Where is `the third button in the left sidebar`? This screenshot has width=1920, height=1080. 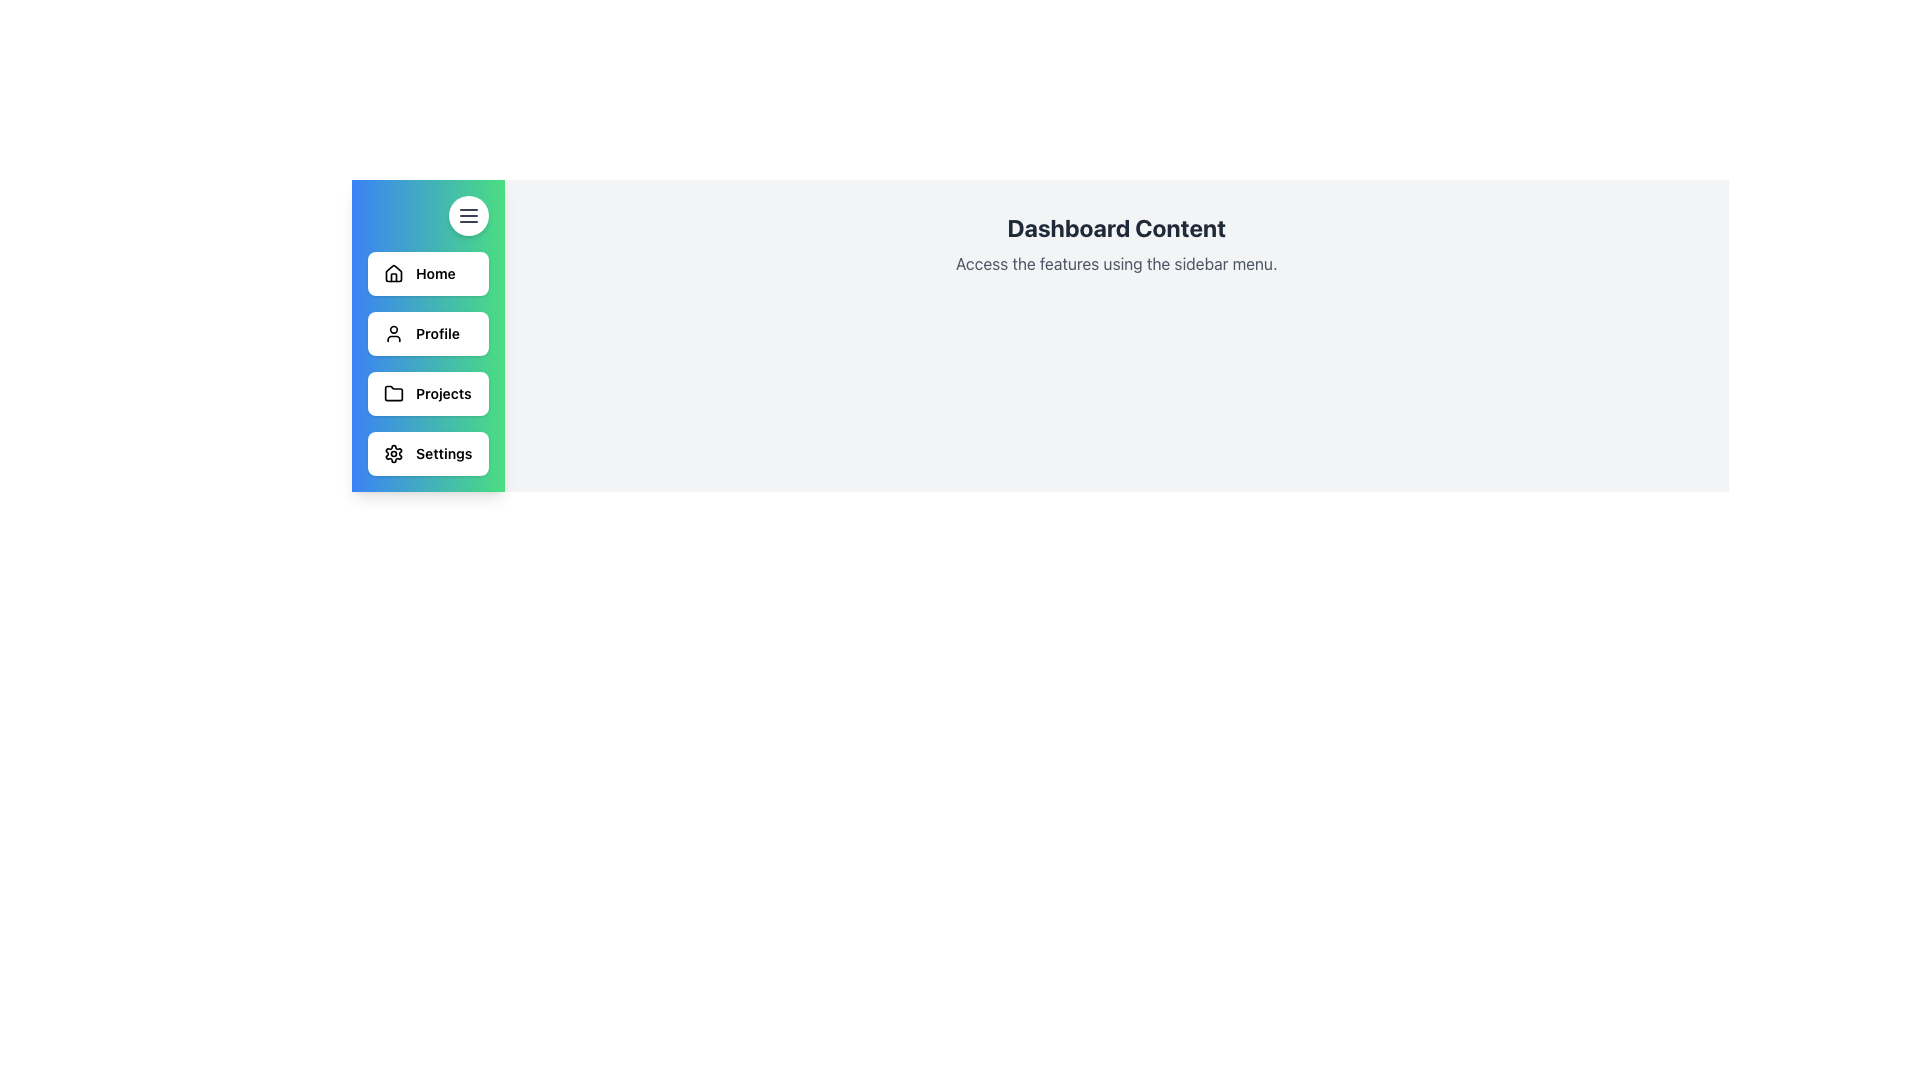 the third button in the left sidebar is located at coordinates (427, 393).